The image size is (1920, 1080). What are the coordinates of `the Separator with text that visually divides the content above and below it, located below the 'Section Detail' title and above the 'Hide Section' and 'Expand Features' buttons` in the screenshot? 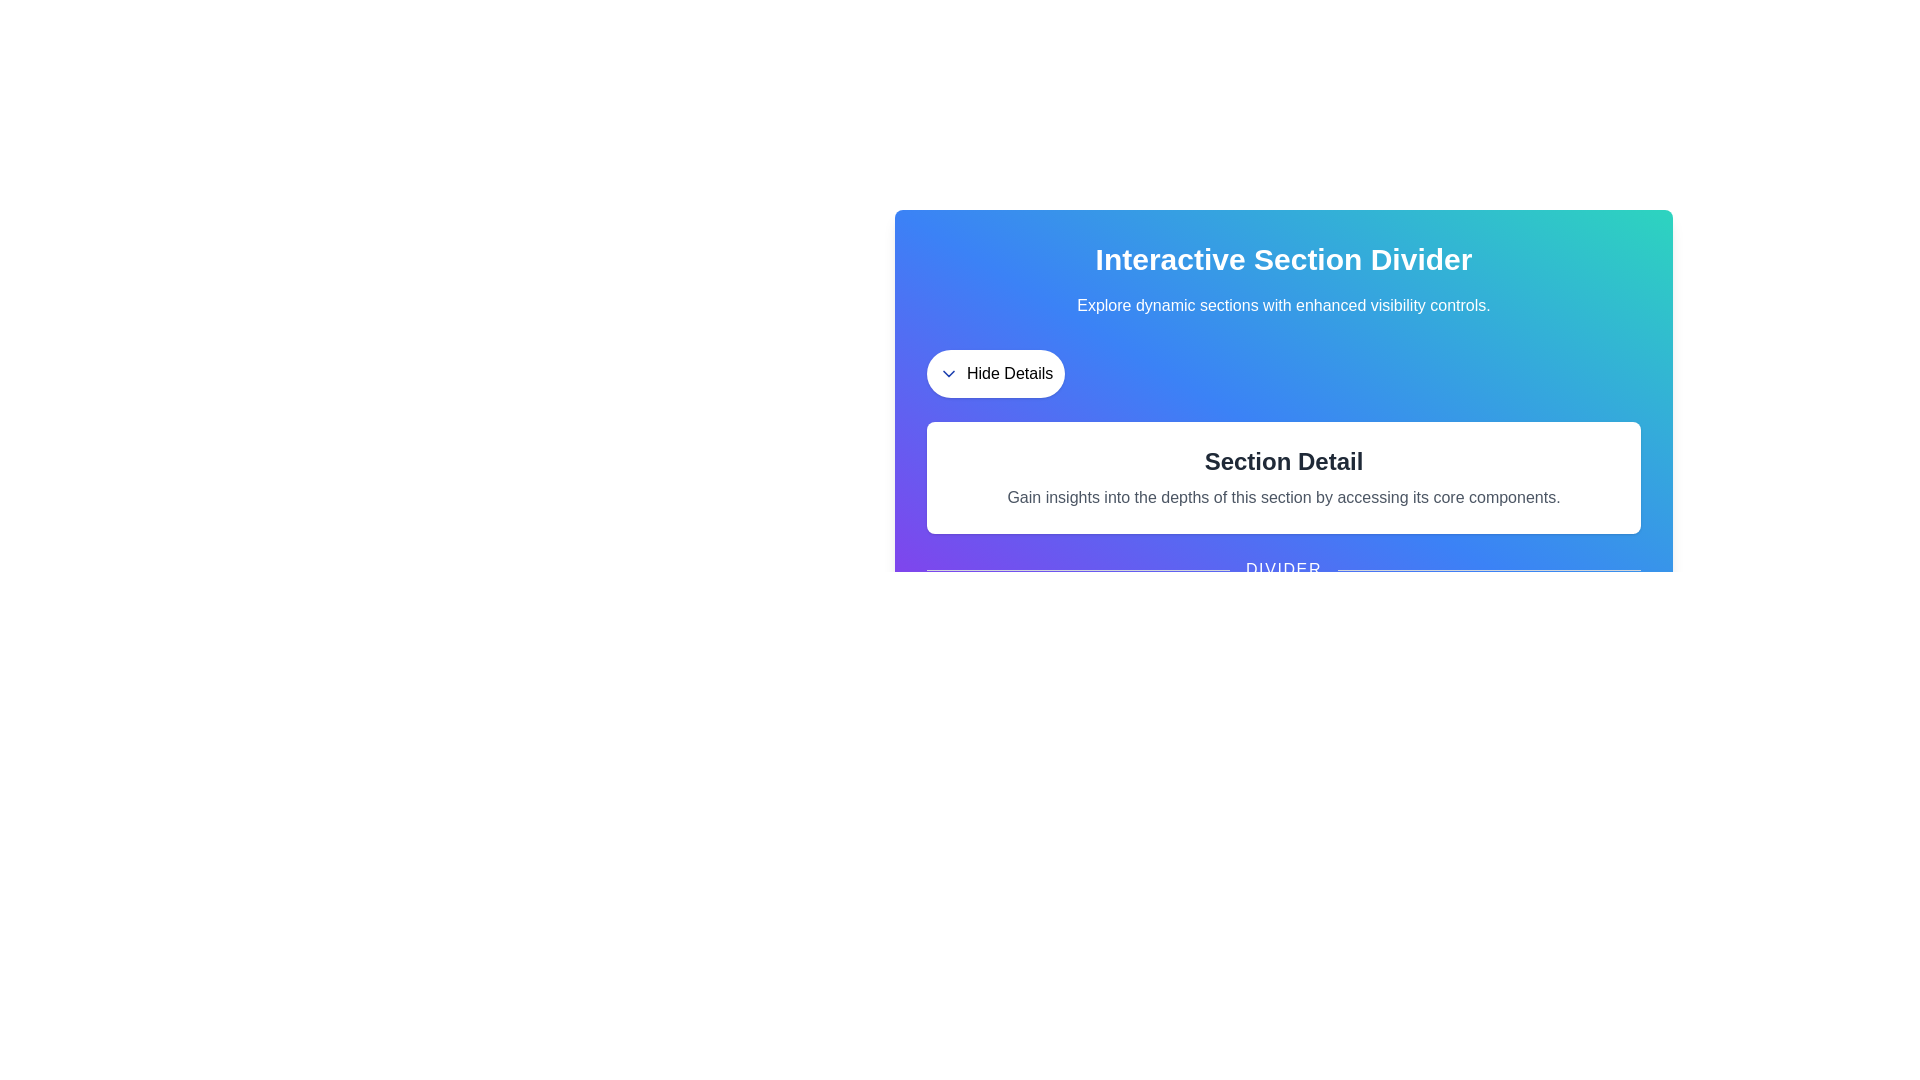 It's located at (1283, 570).